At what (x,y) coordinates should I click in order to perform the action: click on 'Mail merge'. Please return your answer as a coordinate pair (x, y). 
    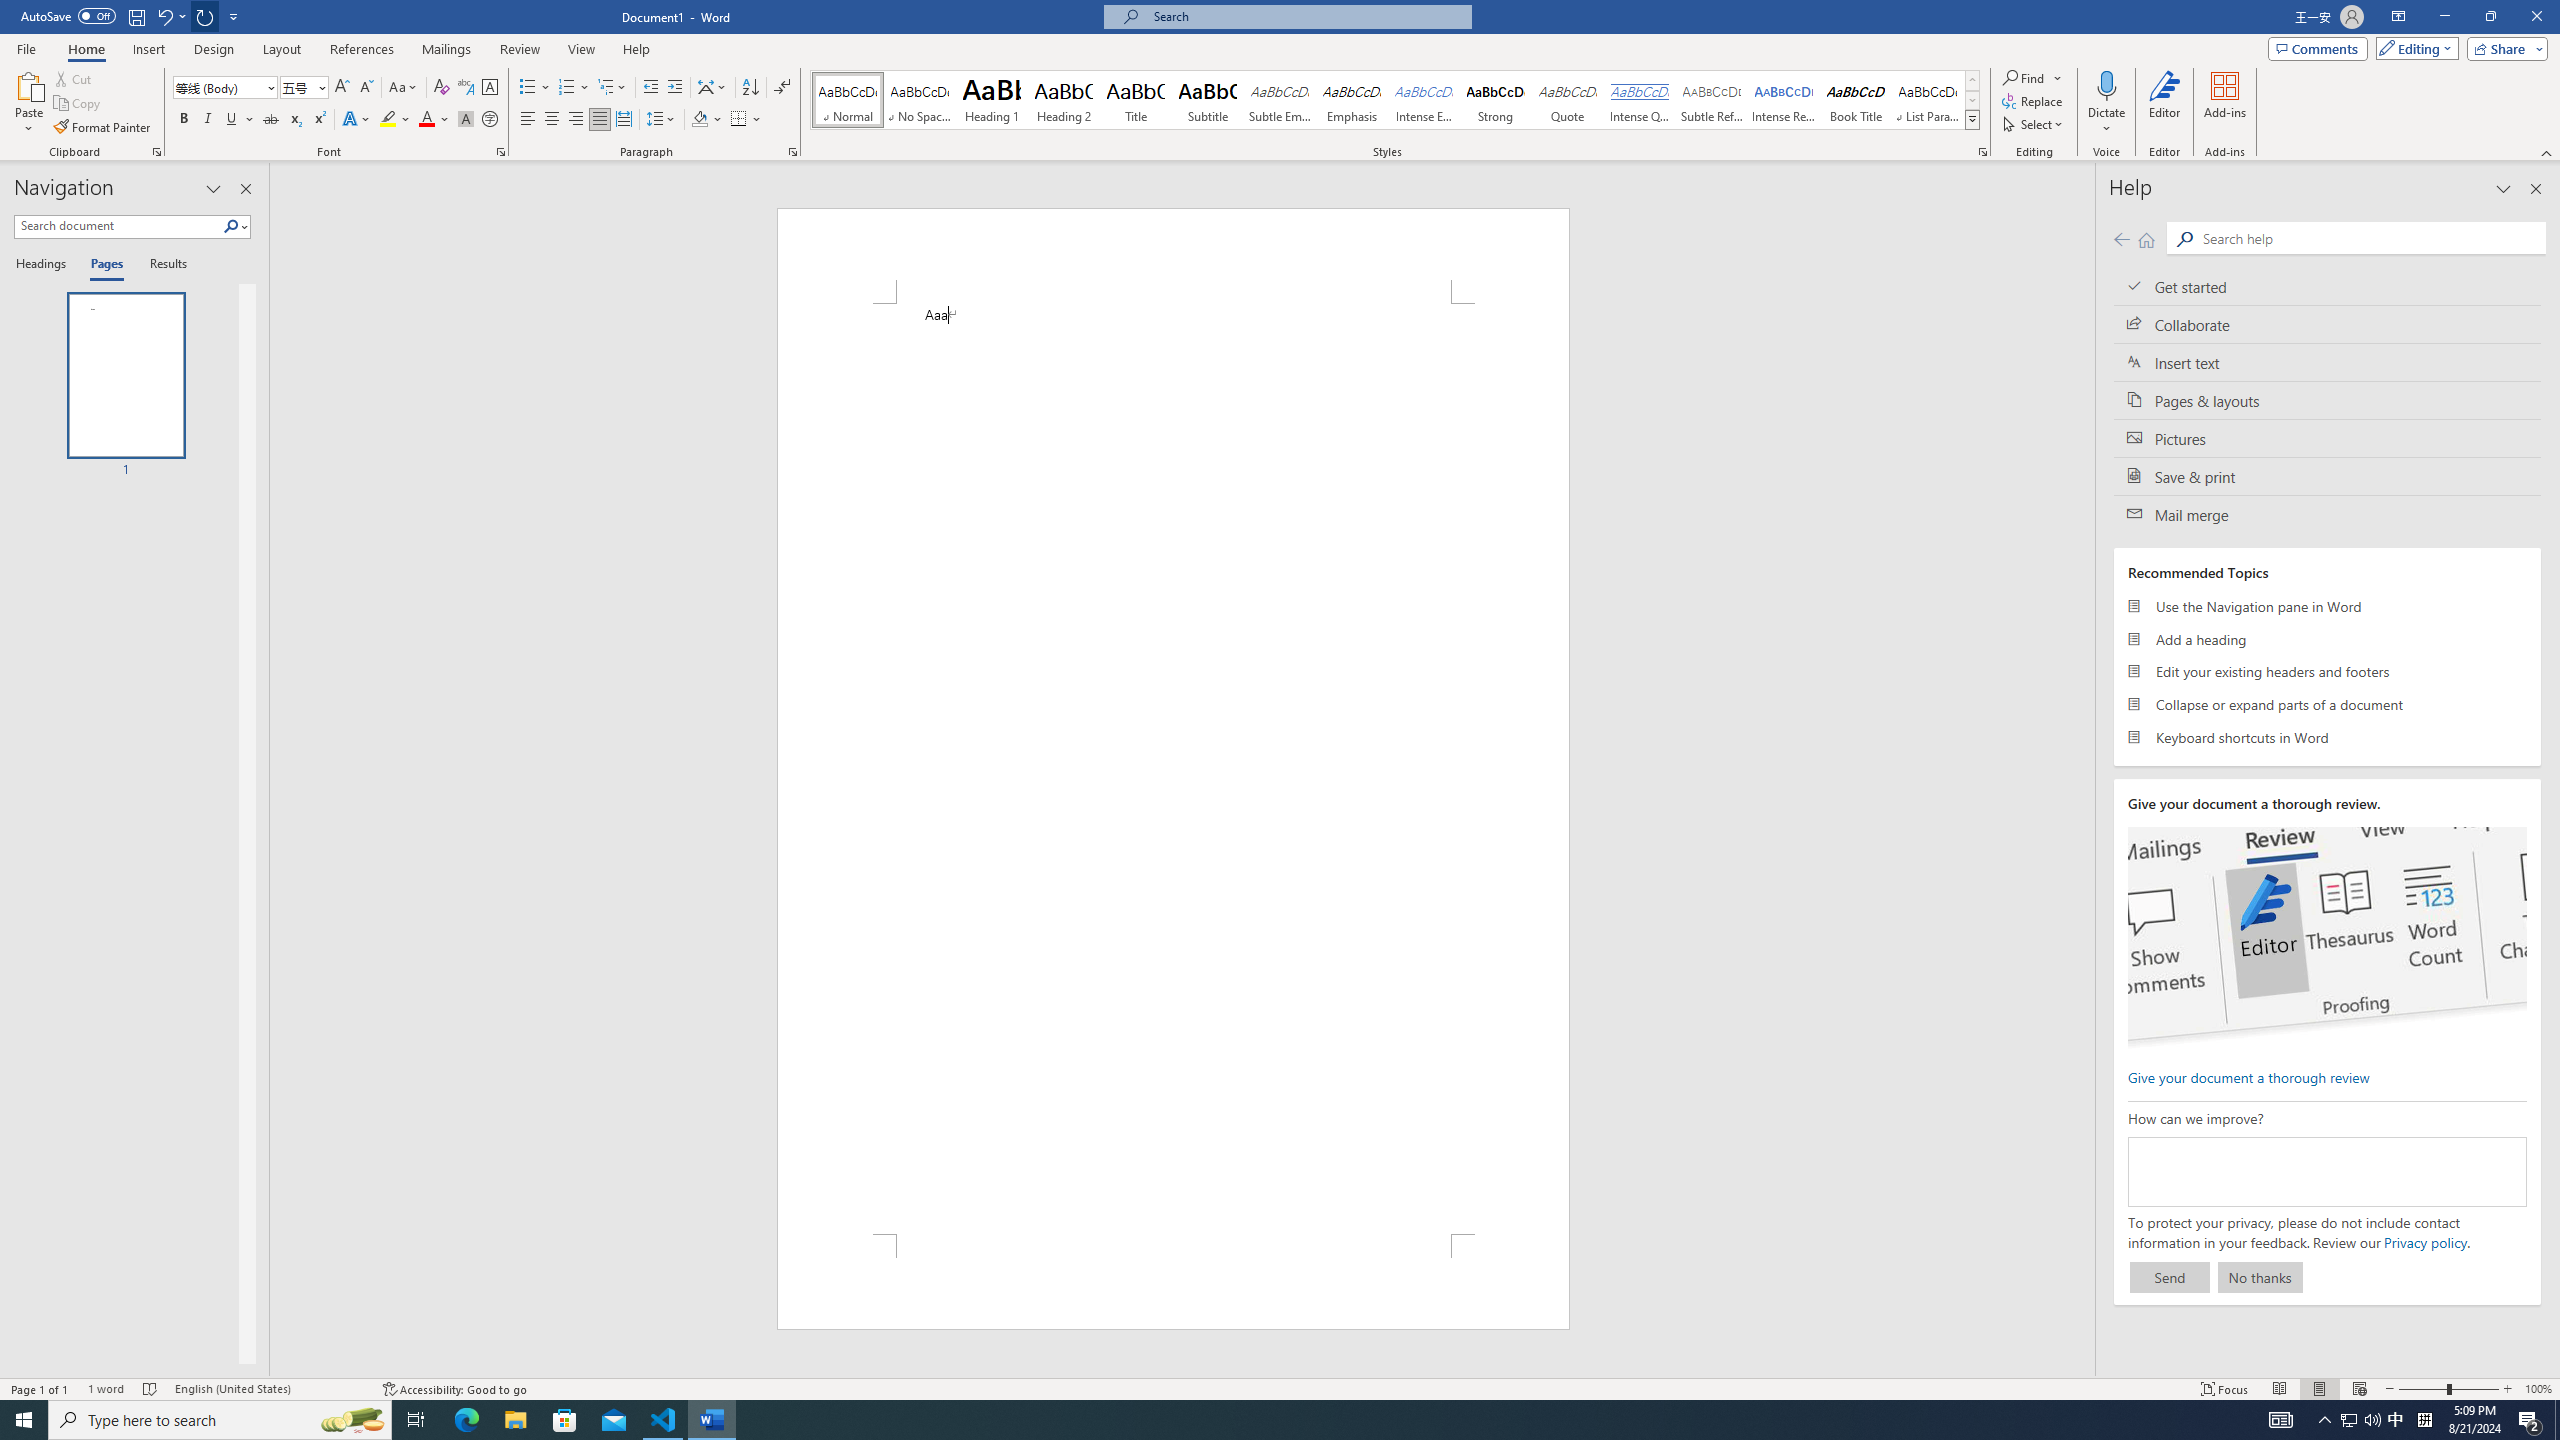
    Looking at the image, I should click on (2327, 513).